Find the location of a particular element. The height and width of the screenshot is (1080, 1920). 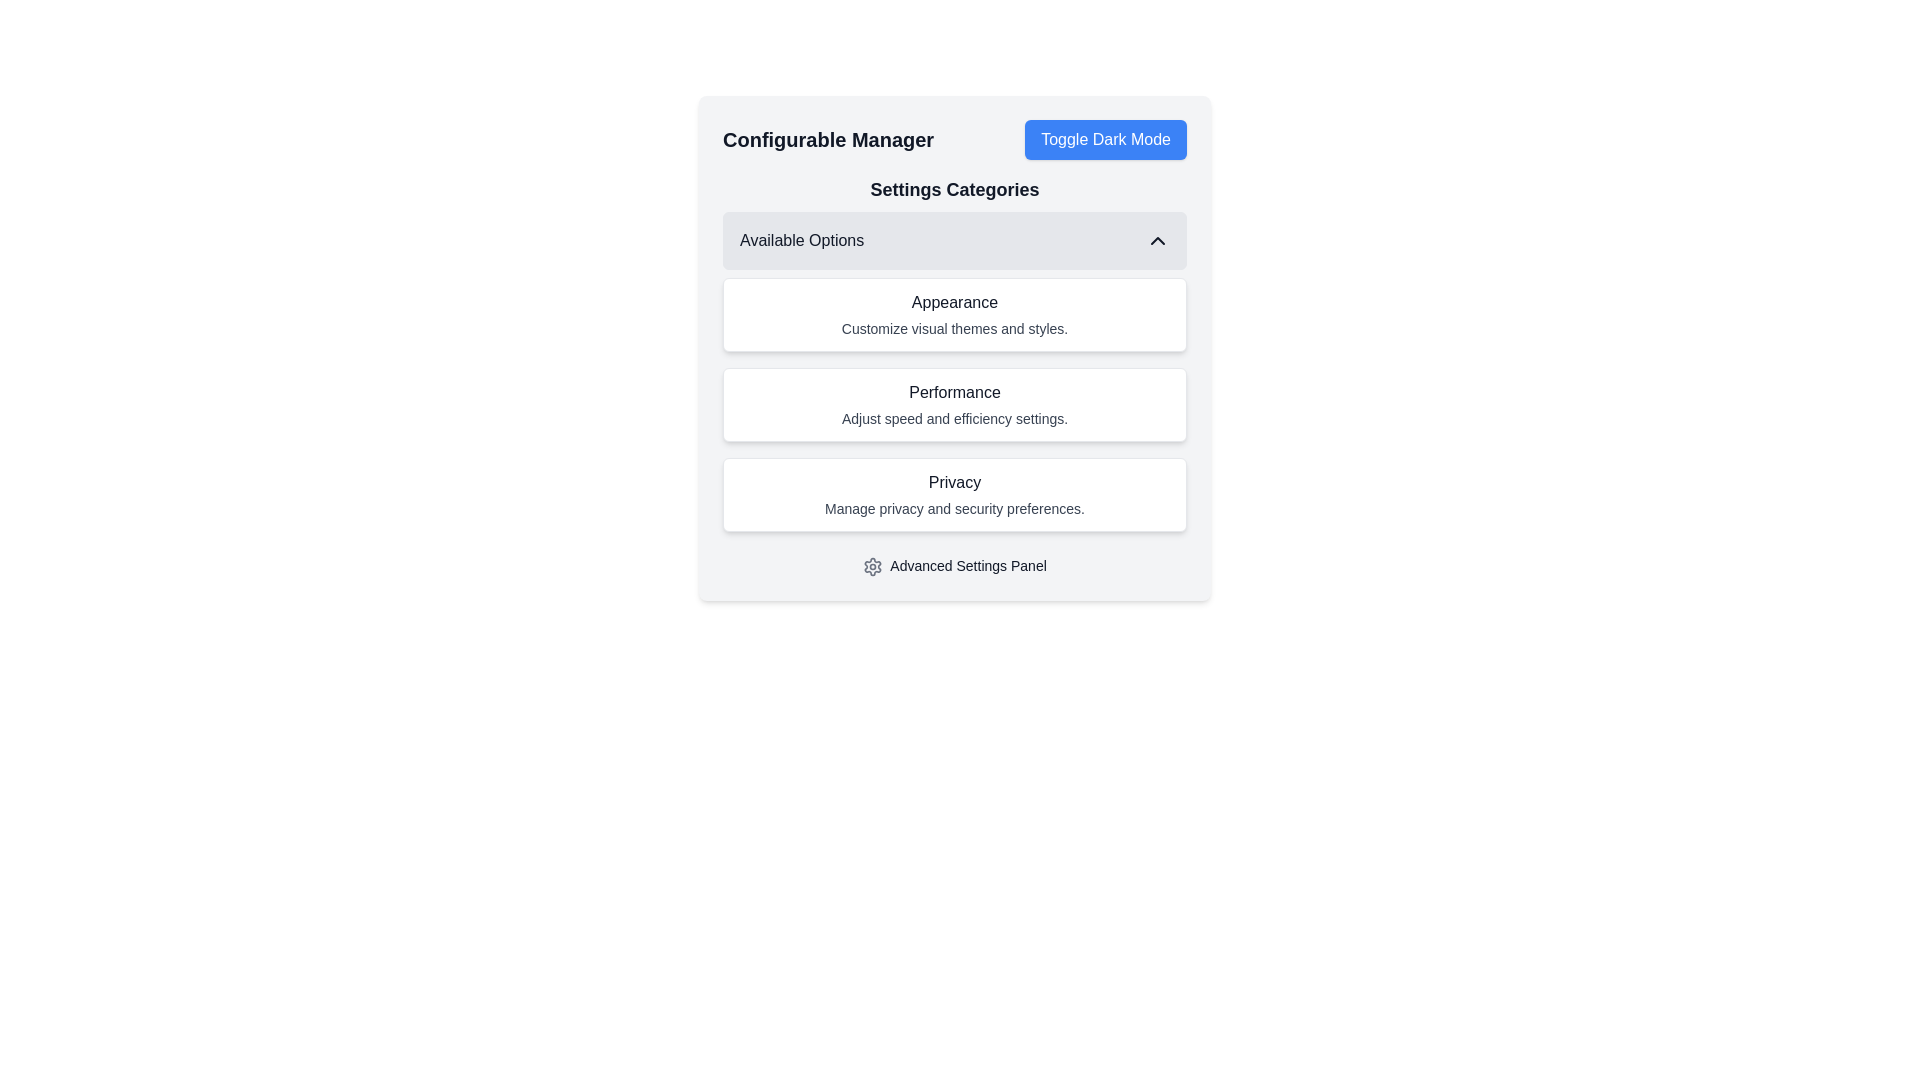

the Informational card or panel describing options for modifying speed and efficiency settings, located under the 'Available Options' section in the 'Settings Categories' panel is located at coordinates (954, 405).